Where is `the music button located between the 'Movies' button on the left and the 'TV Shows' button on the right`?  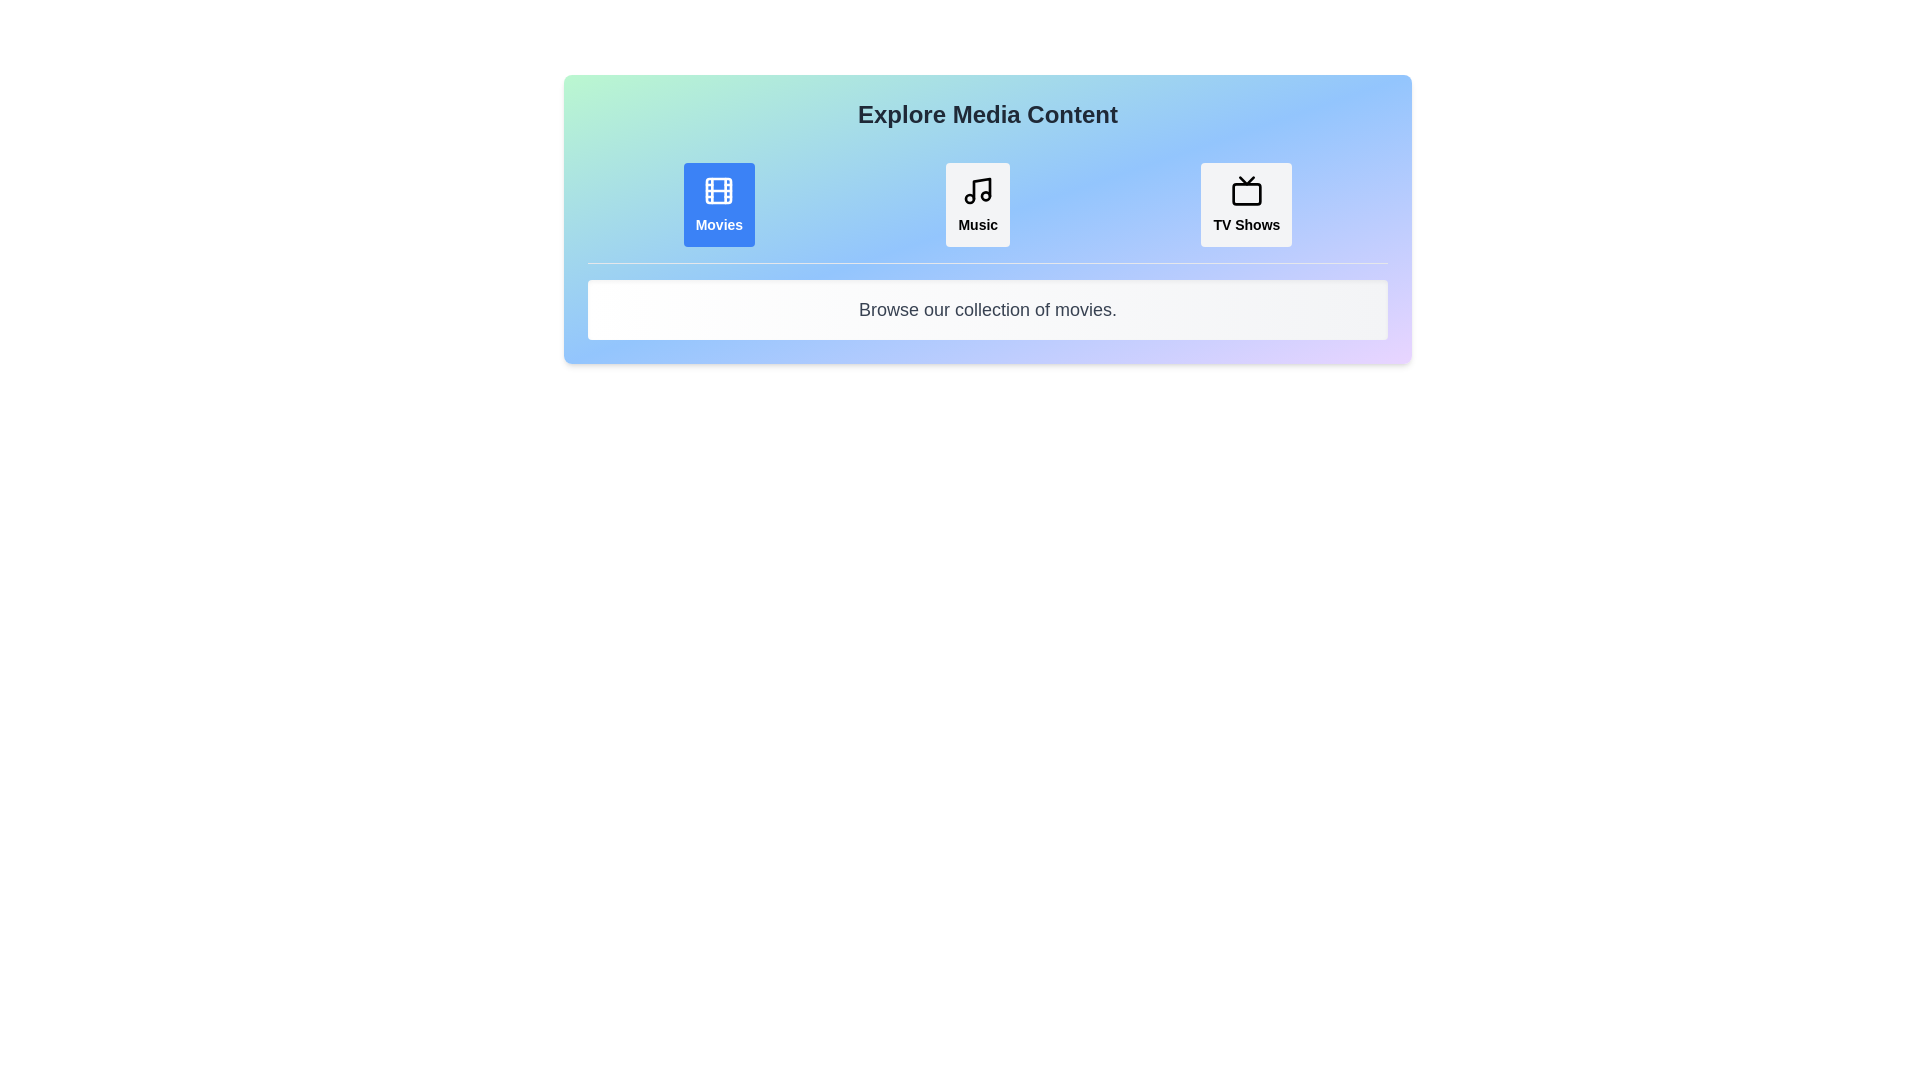
the music button located between the 'Movies' button on the left and the 'TV Shows' button on the right is located at coordinates (978, 204).